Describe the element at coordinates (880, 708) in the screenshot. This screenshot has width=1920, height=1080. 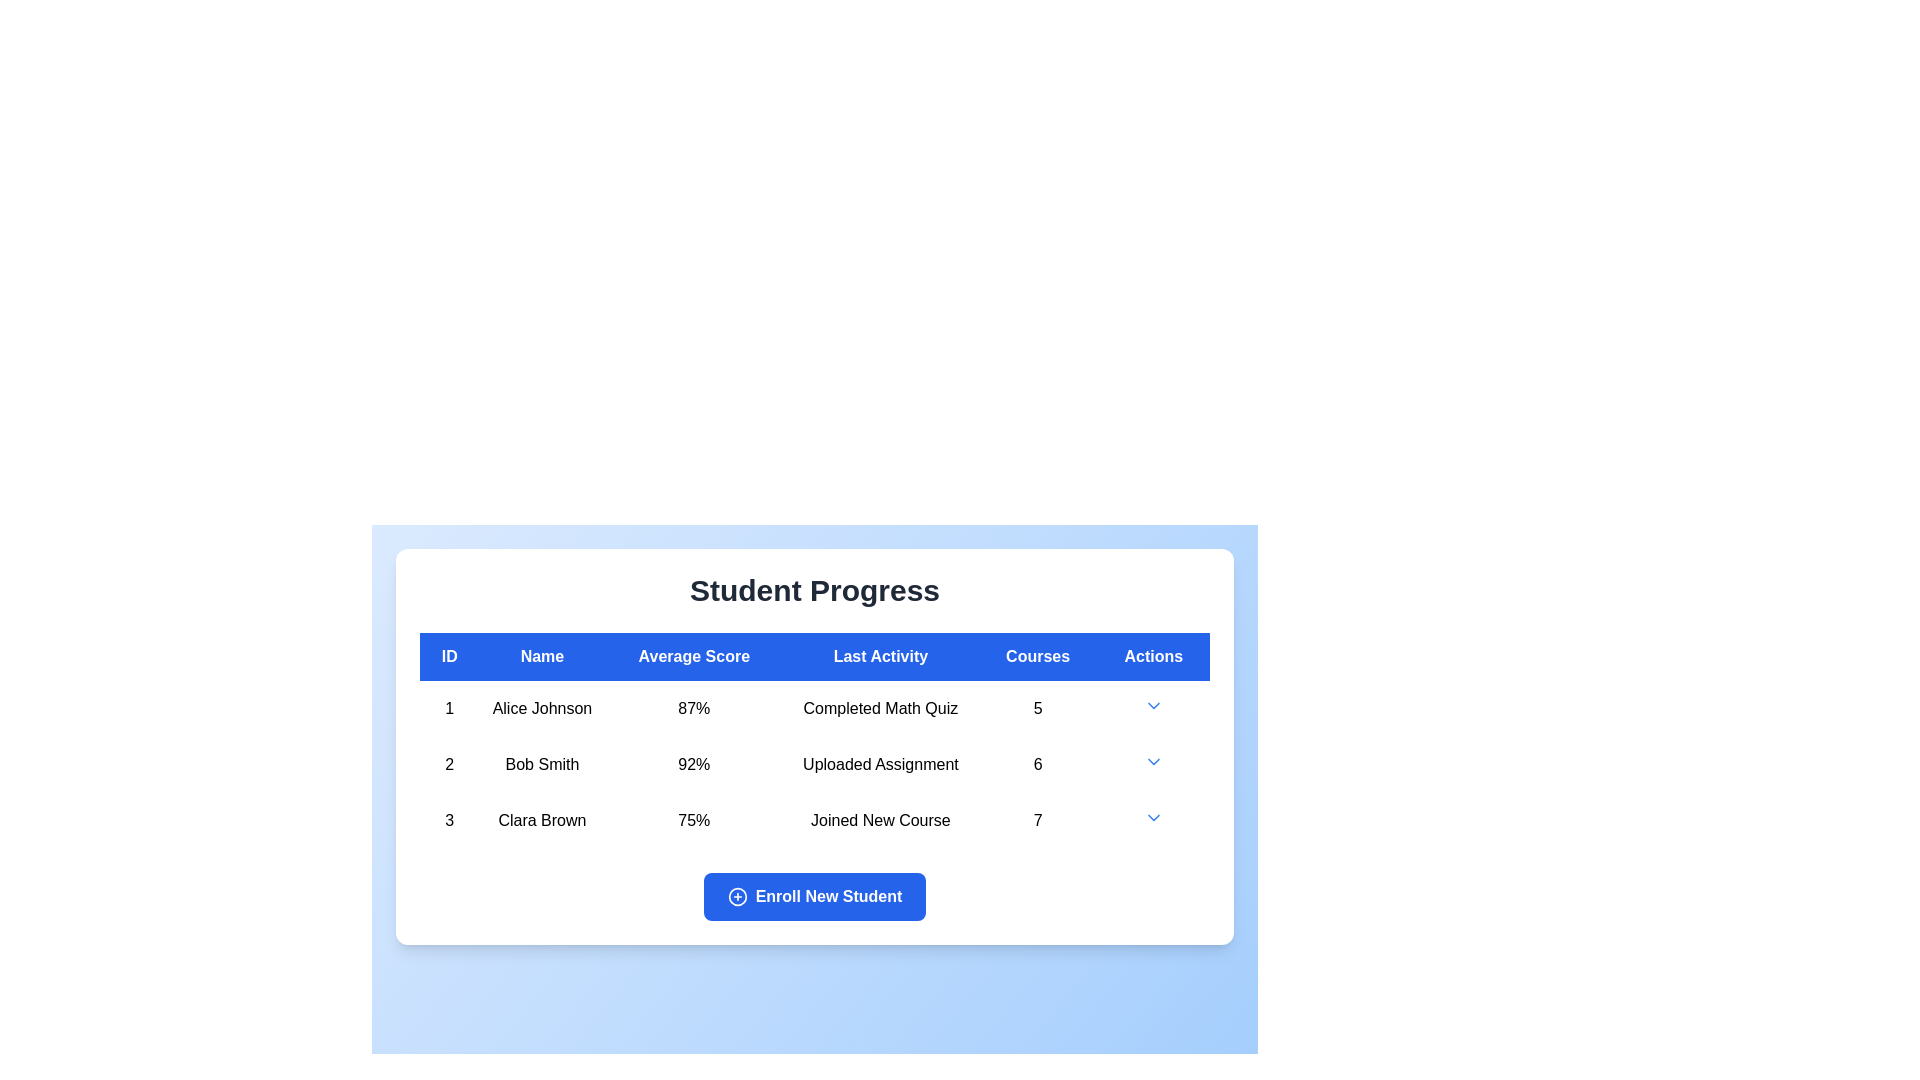
I see `the Text Label displaying 'Completed Math Quiz' under the 'Last Activity' column for '1 Alice Johnson 87%' in the 'Student Progress' table` at that location.